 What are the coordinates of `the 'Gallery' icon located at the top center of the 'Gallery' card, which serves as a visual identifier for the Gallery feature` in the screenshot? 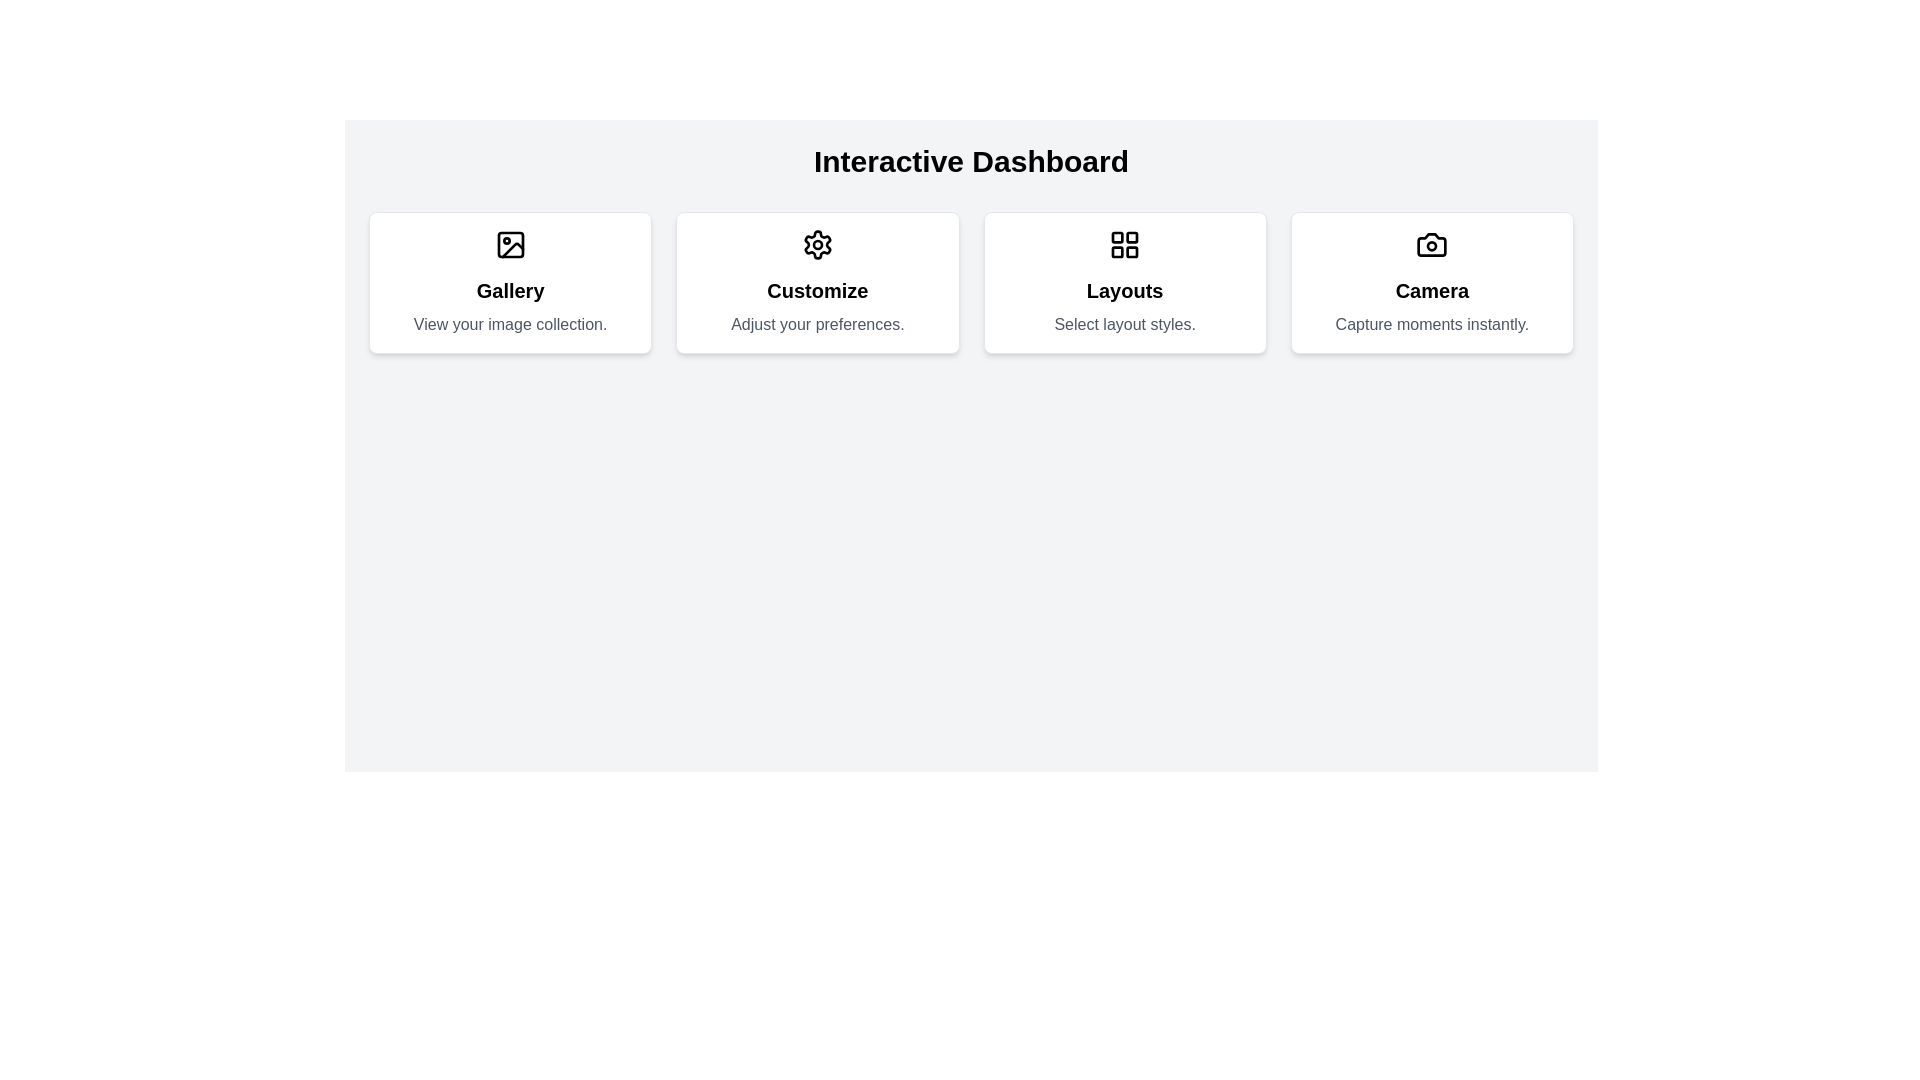 It's located at (510, 244).